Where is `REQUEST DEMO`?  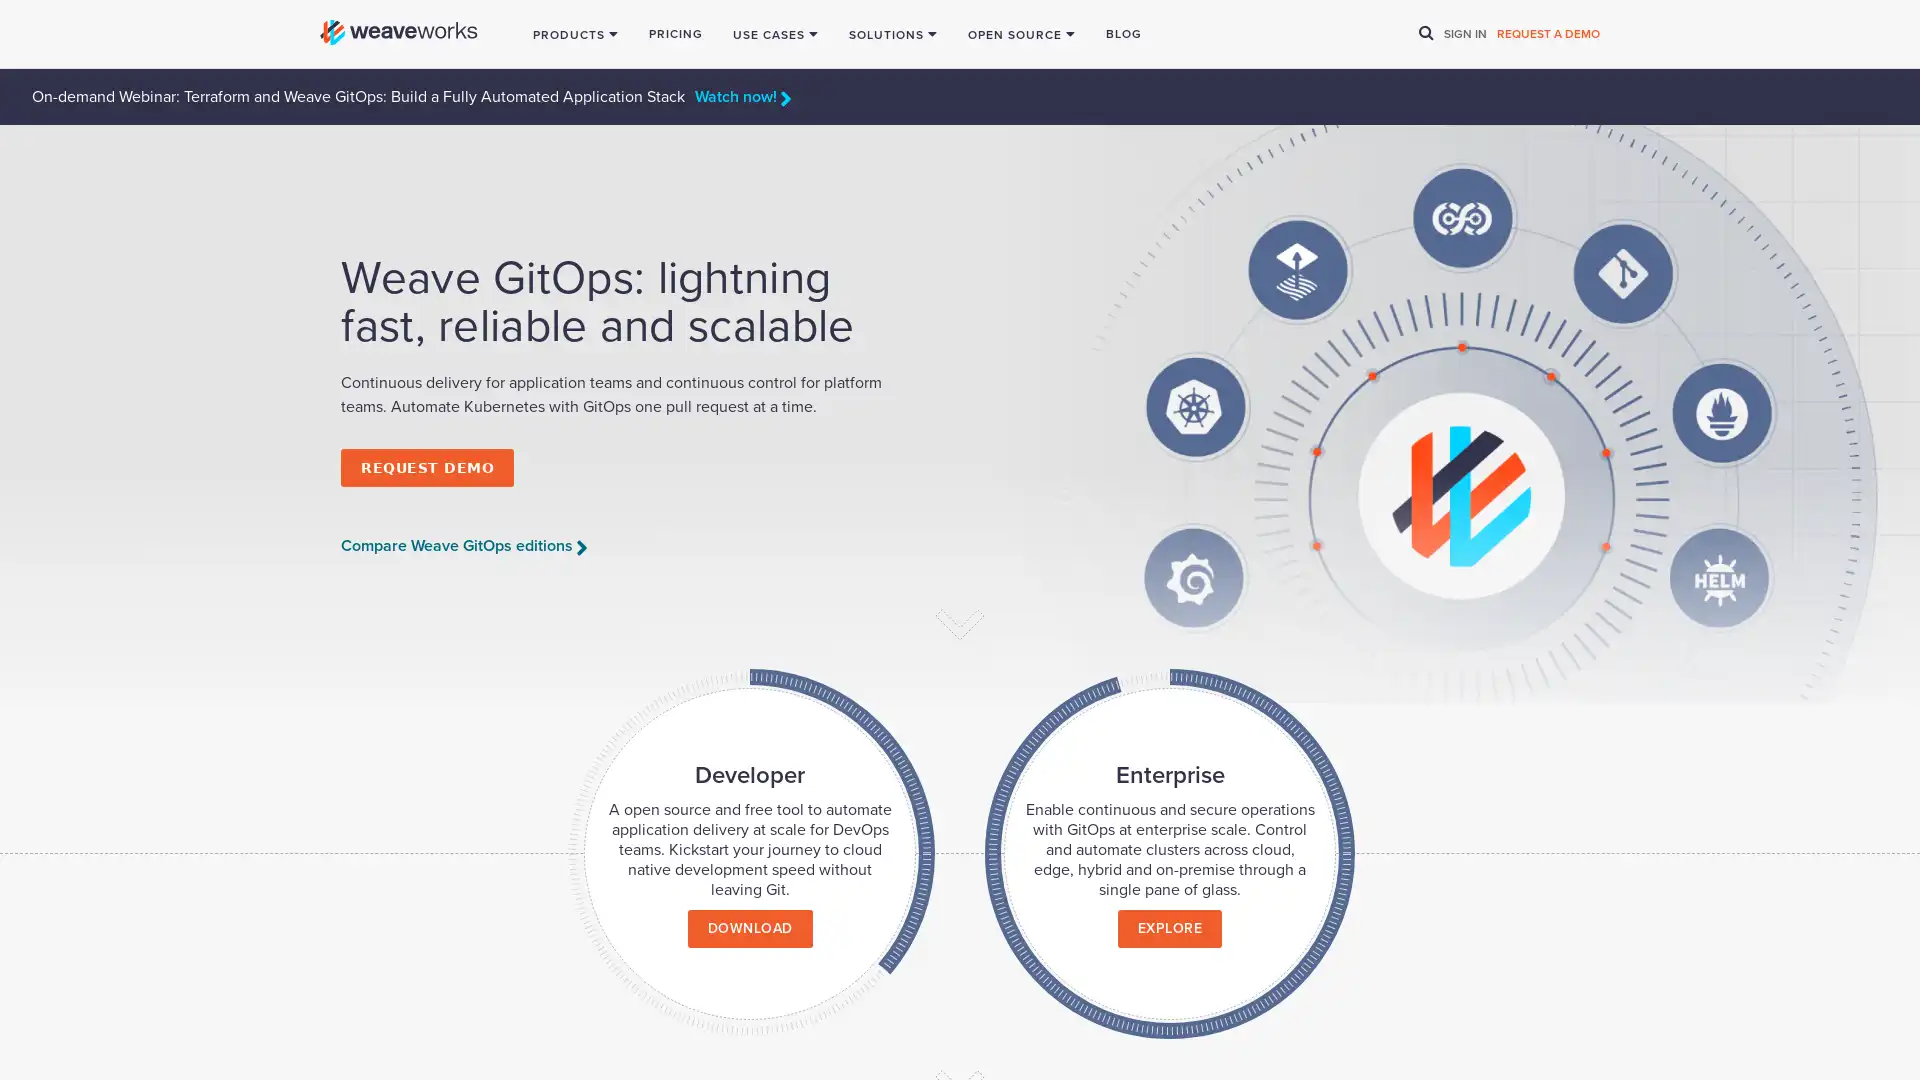
REQUEST DEMO is located at coordinates (426, 466).